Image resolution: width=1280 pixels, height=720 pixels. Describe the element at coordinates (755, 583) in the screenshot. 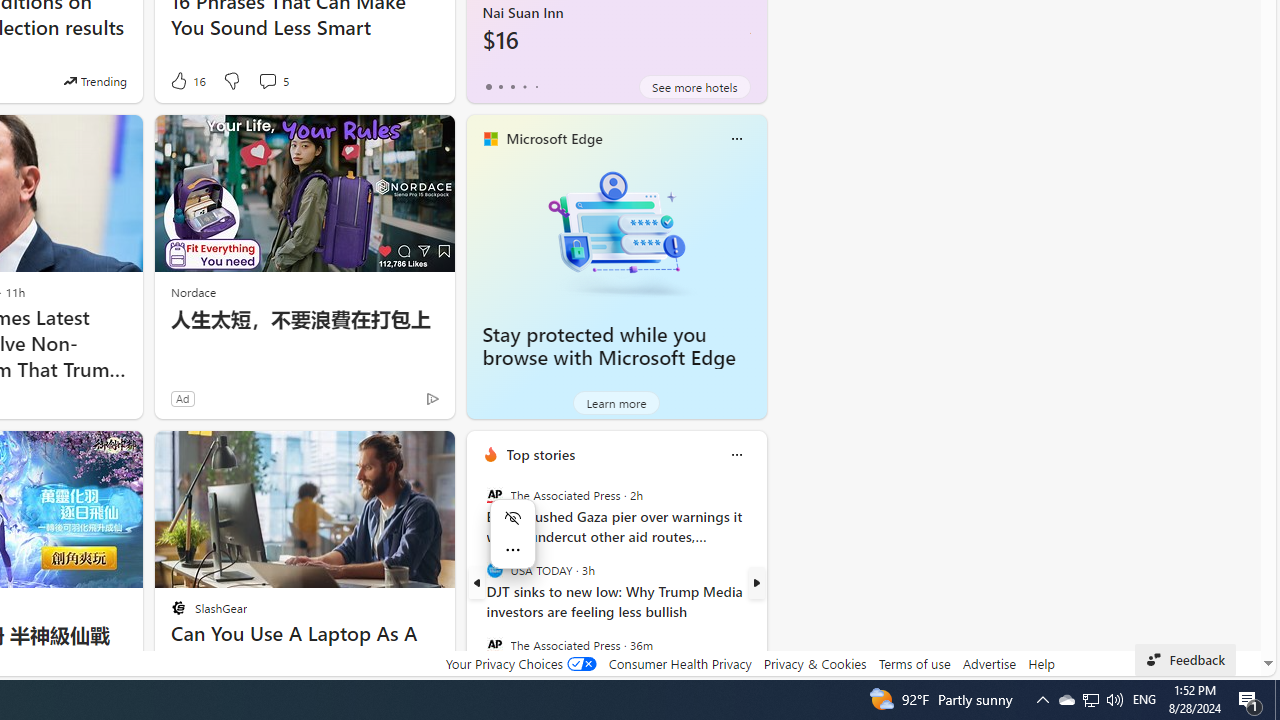

I see `'next'` at that location.